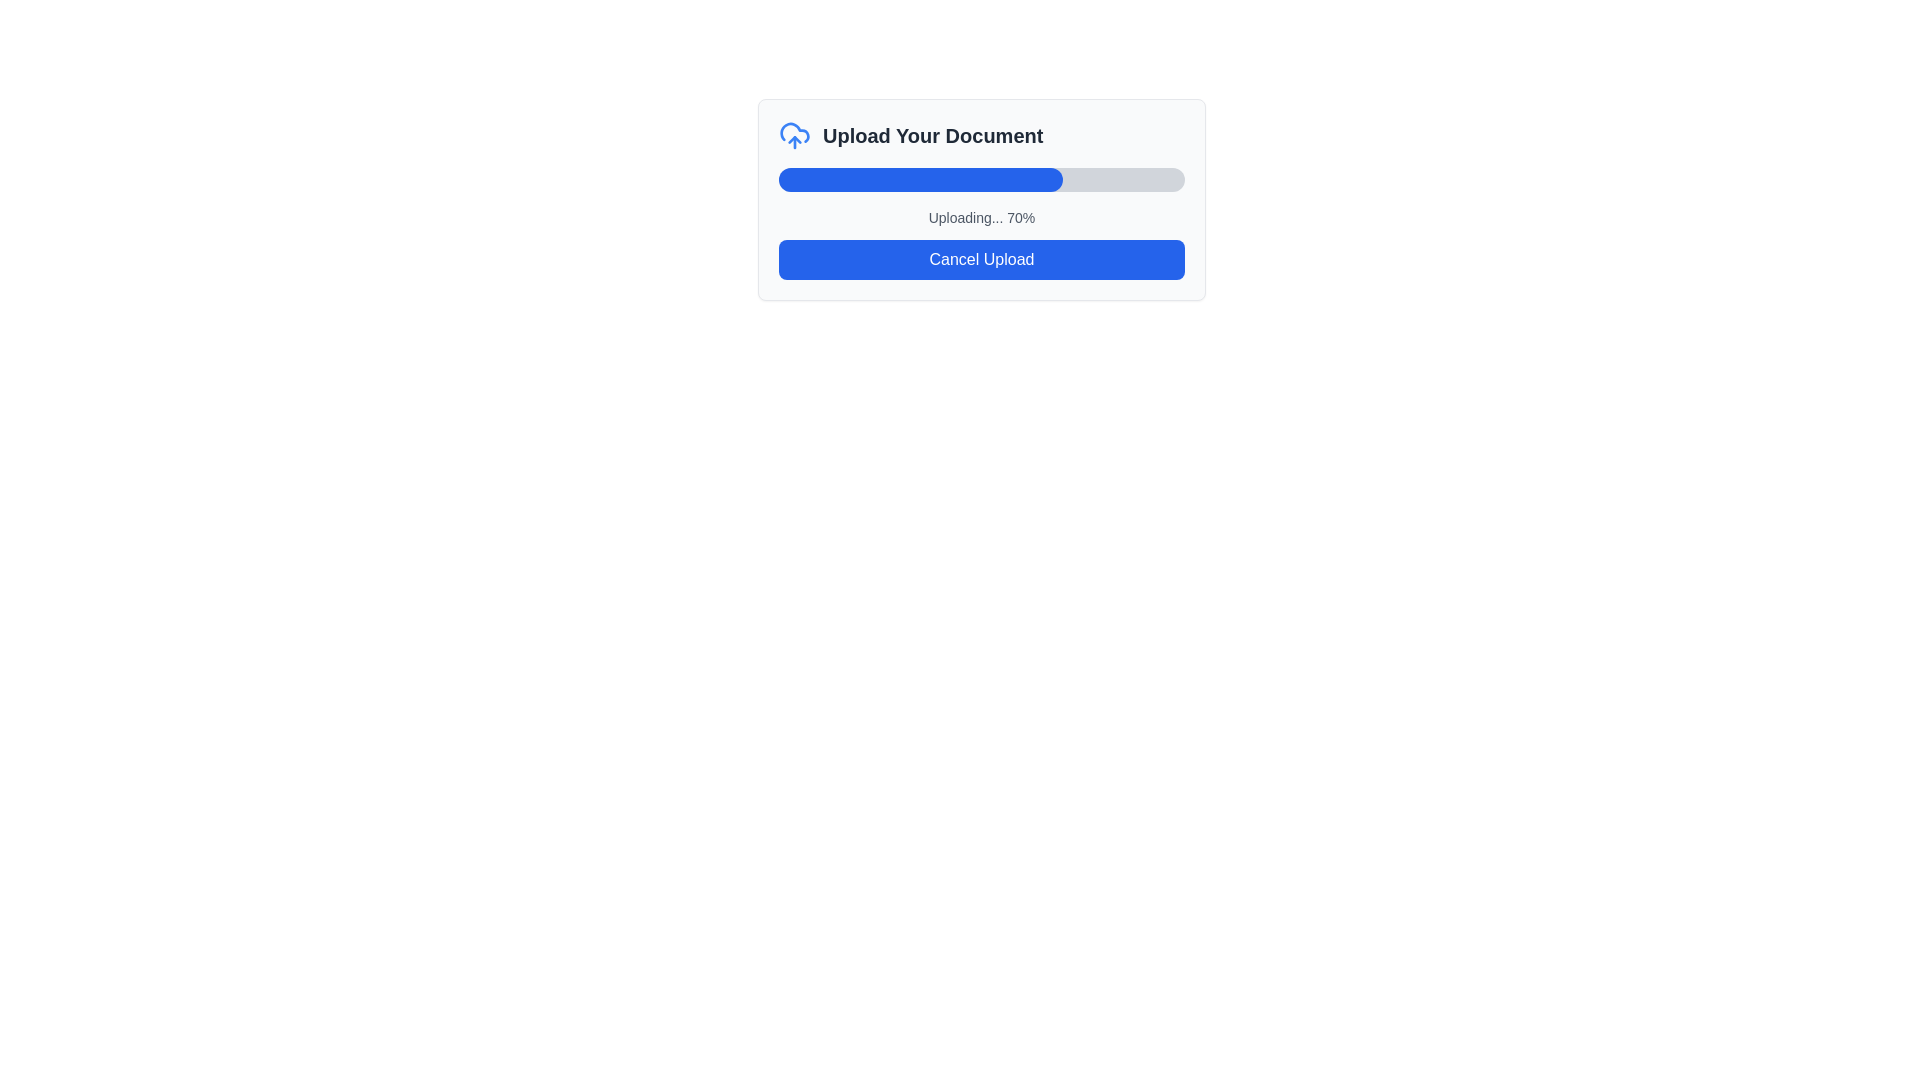 The height and width of the screenshot is (1080, 1920). What do you see at coordinates (982, 242) in the screenshot?
I see `progress message from the composite UI element located in the lower section of the 'Upload Your Document' box, which includes a text label and a cancel button, positioned centrally below a blue progress bar` at bounding box center [982, 242].